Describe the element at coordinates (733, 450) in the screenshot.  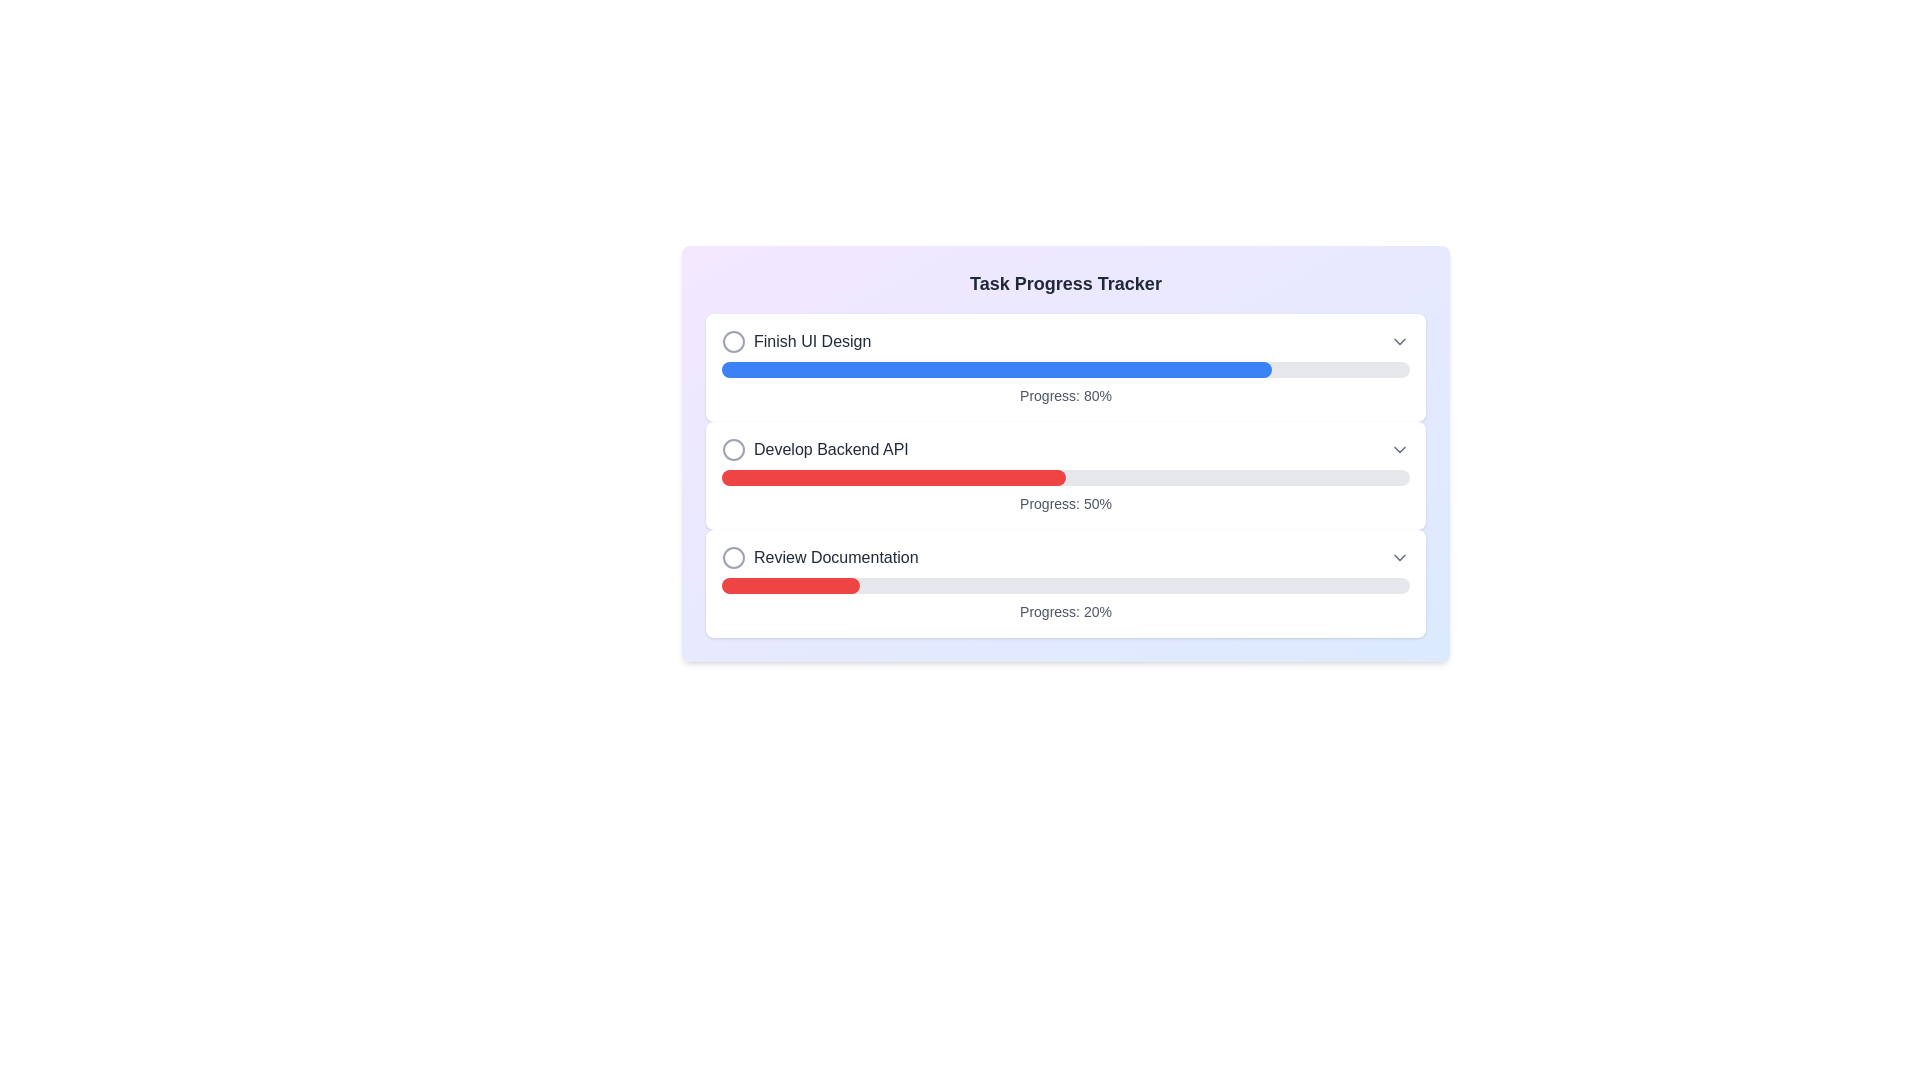
I see `the circle SVG graphic element with a radius of 10 units, located near the left side of the 'Develop Backend API' task entry on the progress tracker interface` at that location.